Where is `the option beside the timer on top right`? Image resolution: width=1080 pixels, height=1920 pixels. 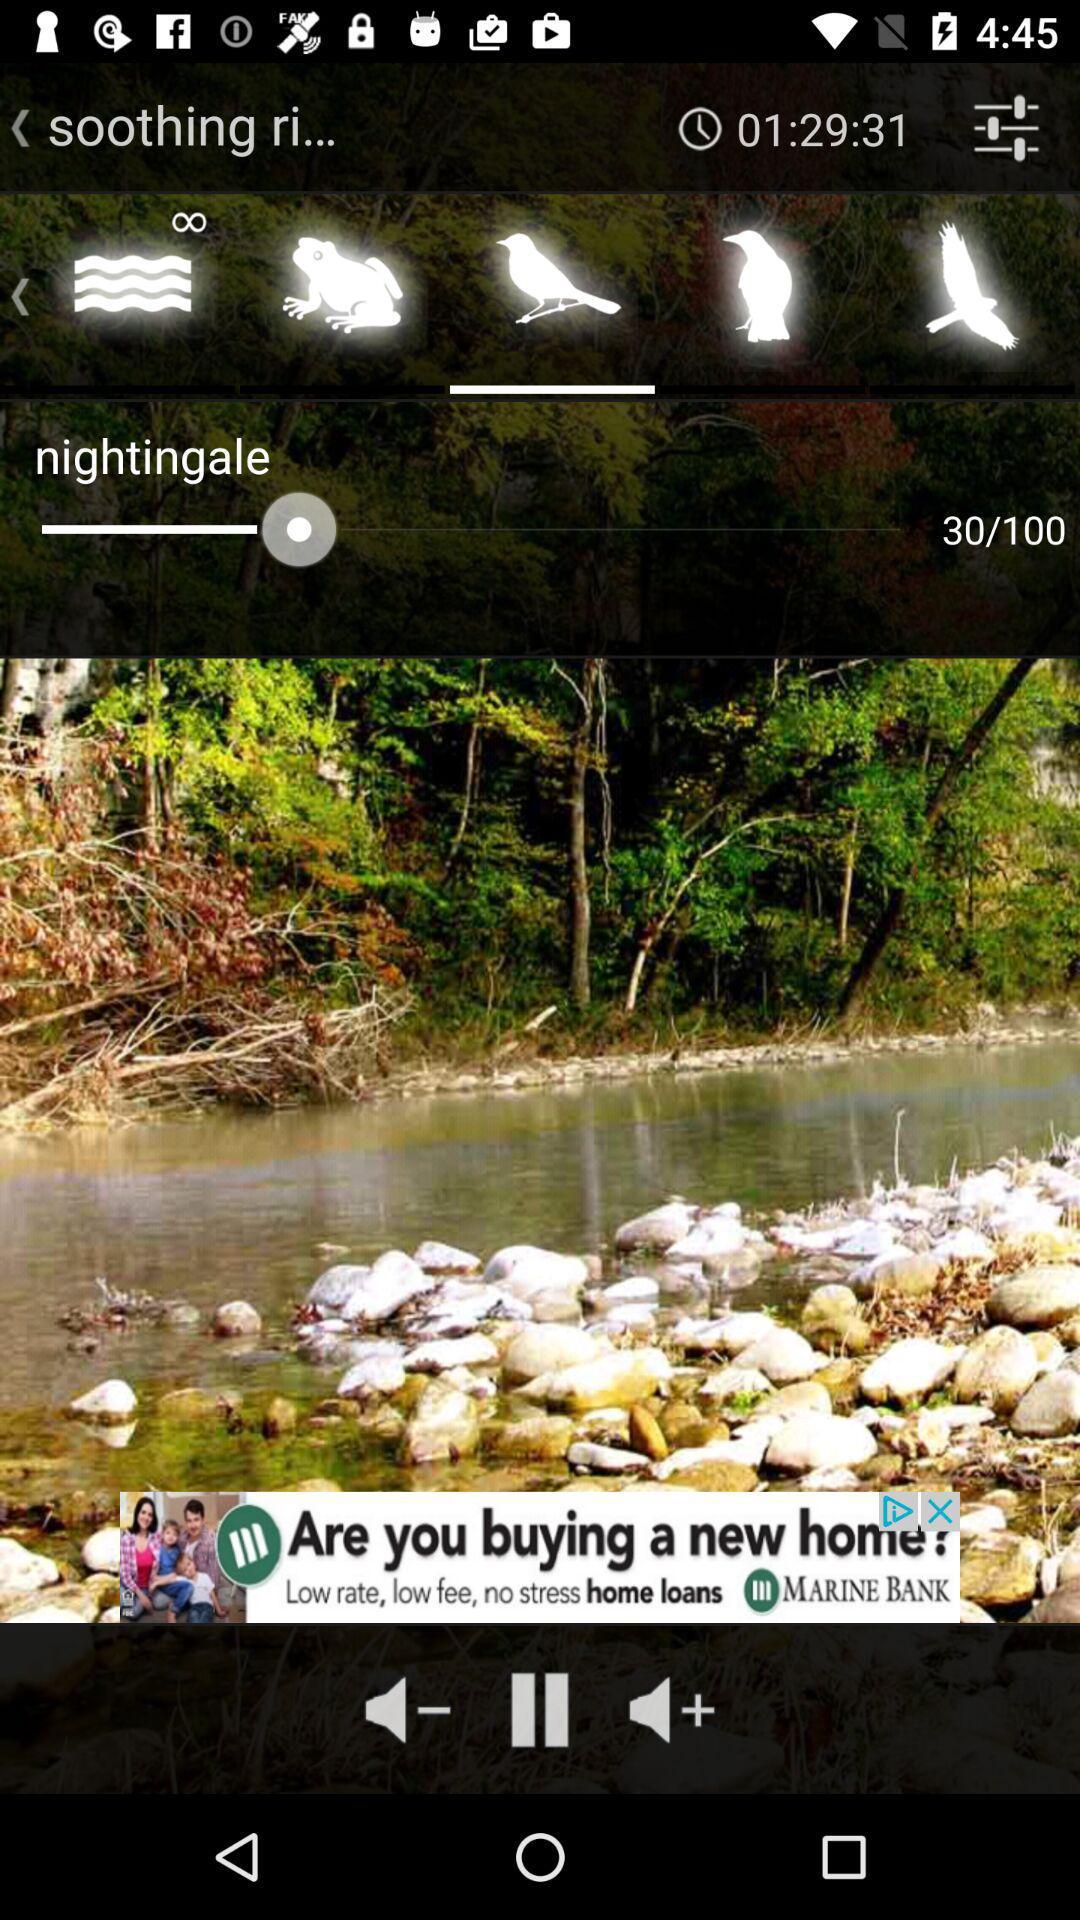 the option beside the timer on top right is located at coordinates (1006, 127).